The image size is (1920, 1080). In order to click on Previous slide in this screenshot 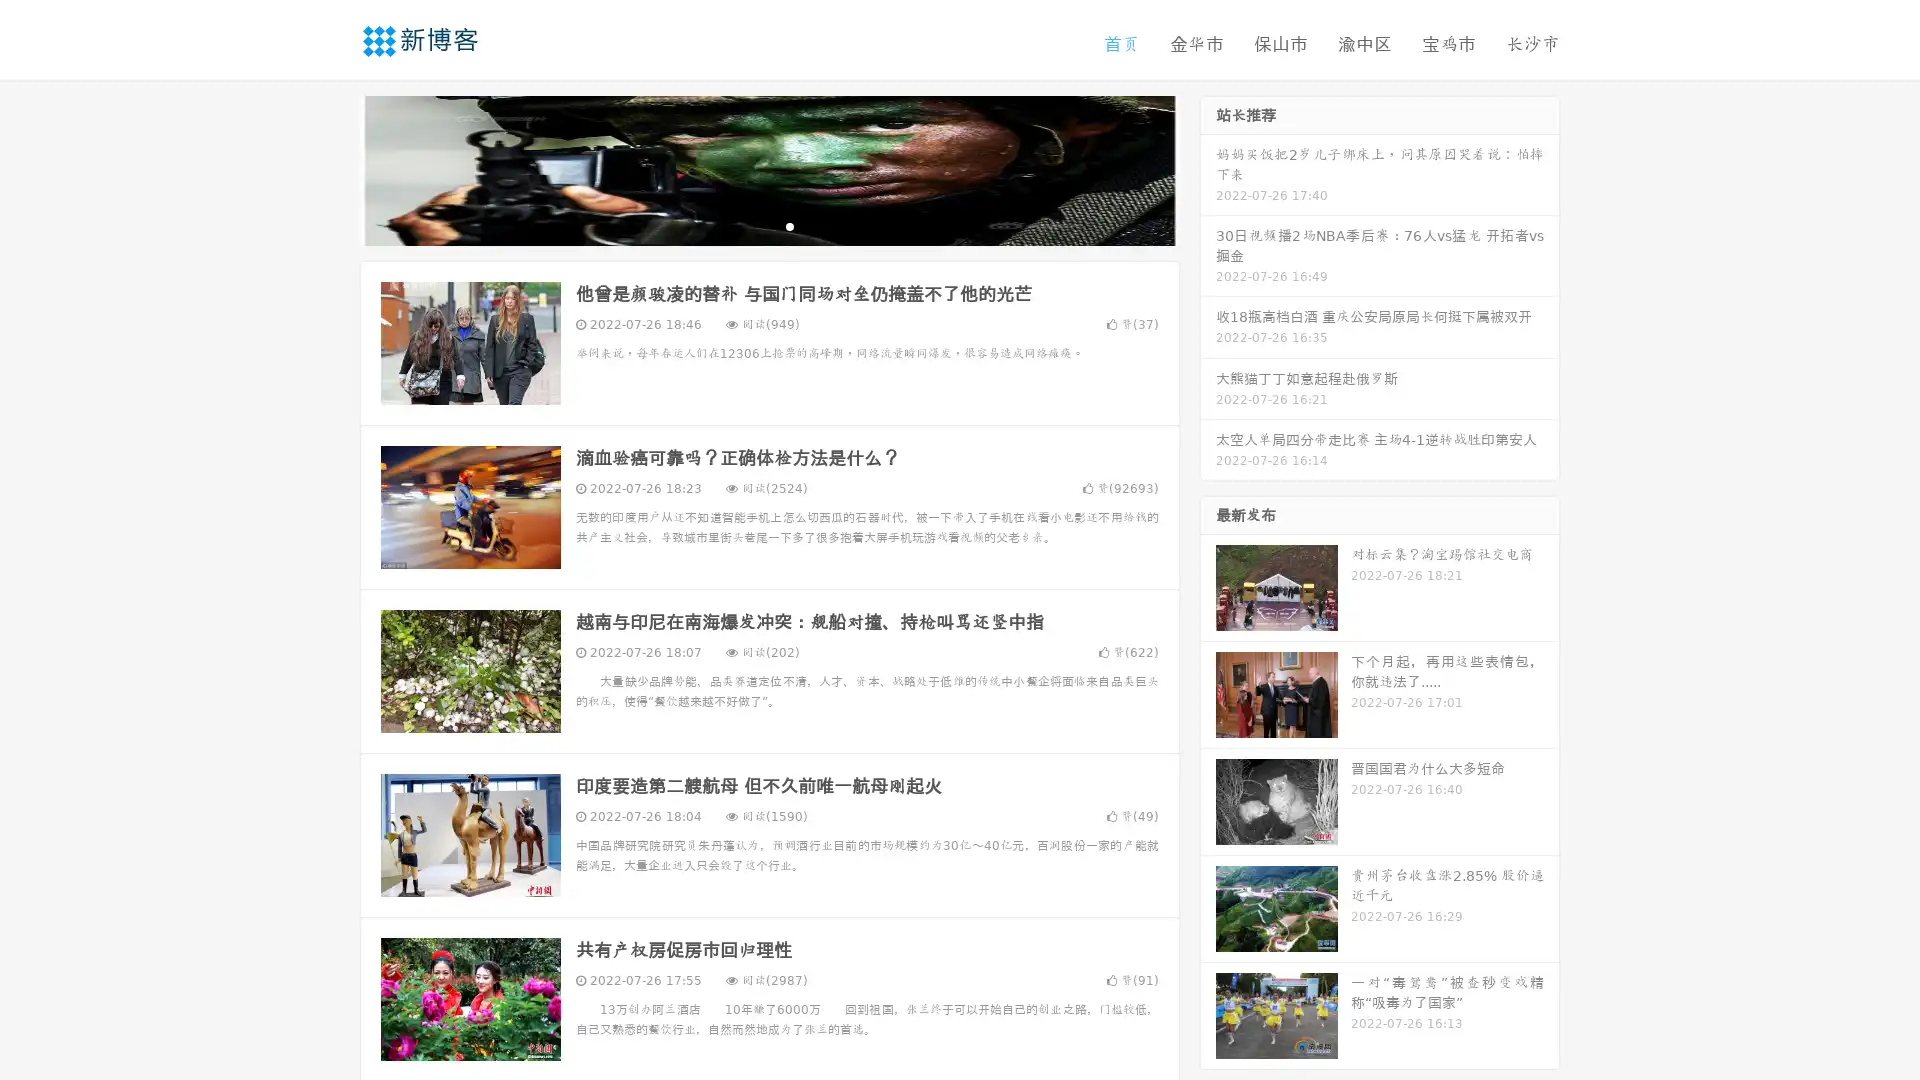, I will do `click(330, 168)`.